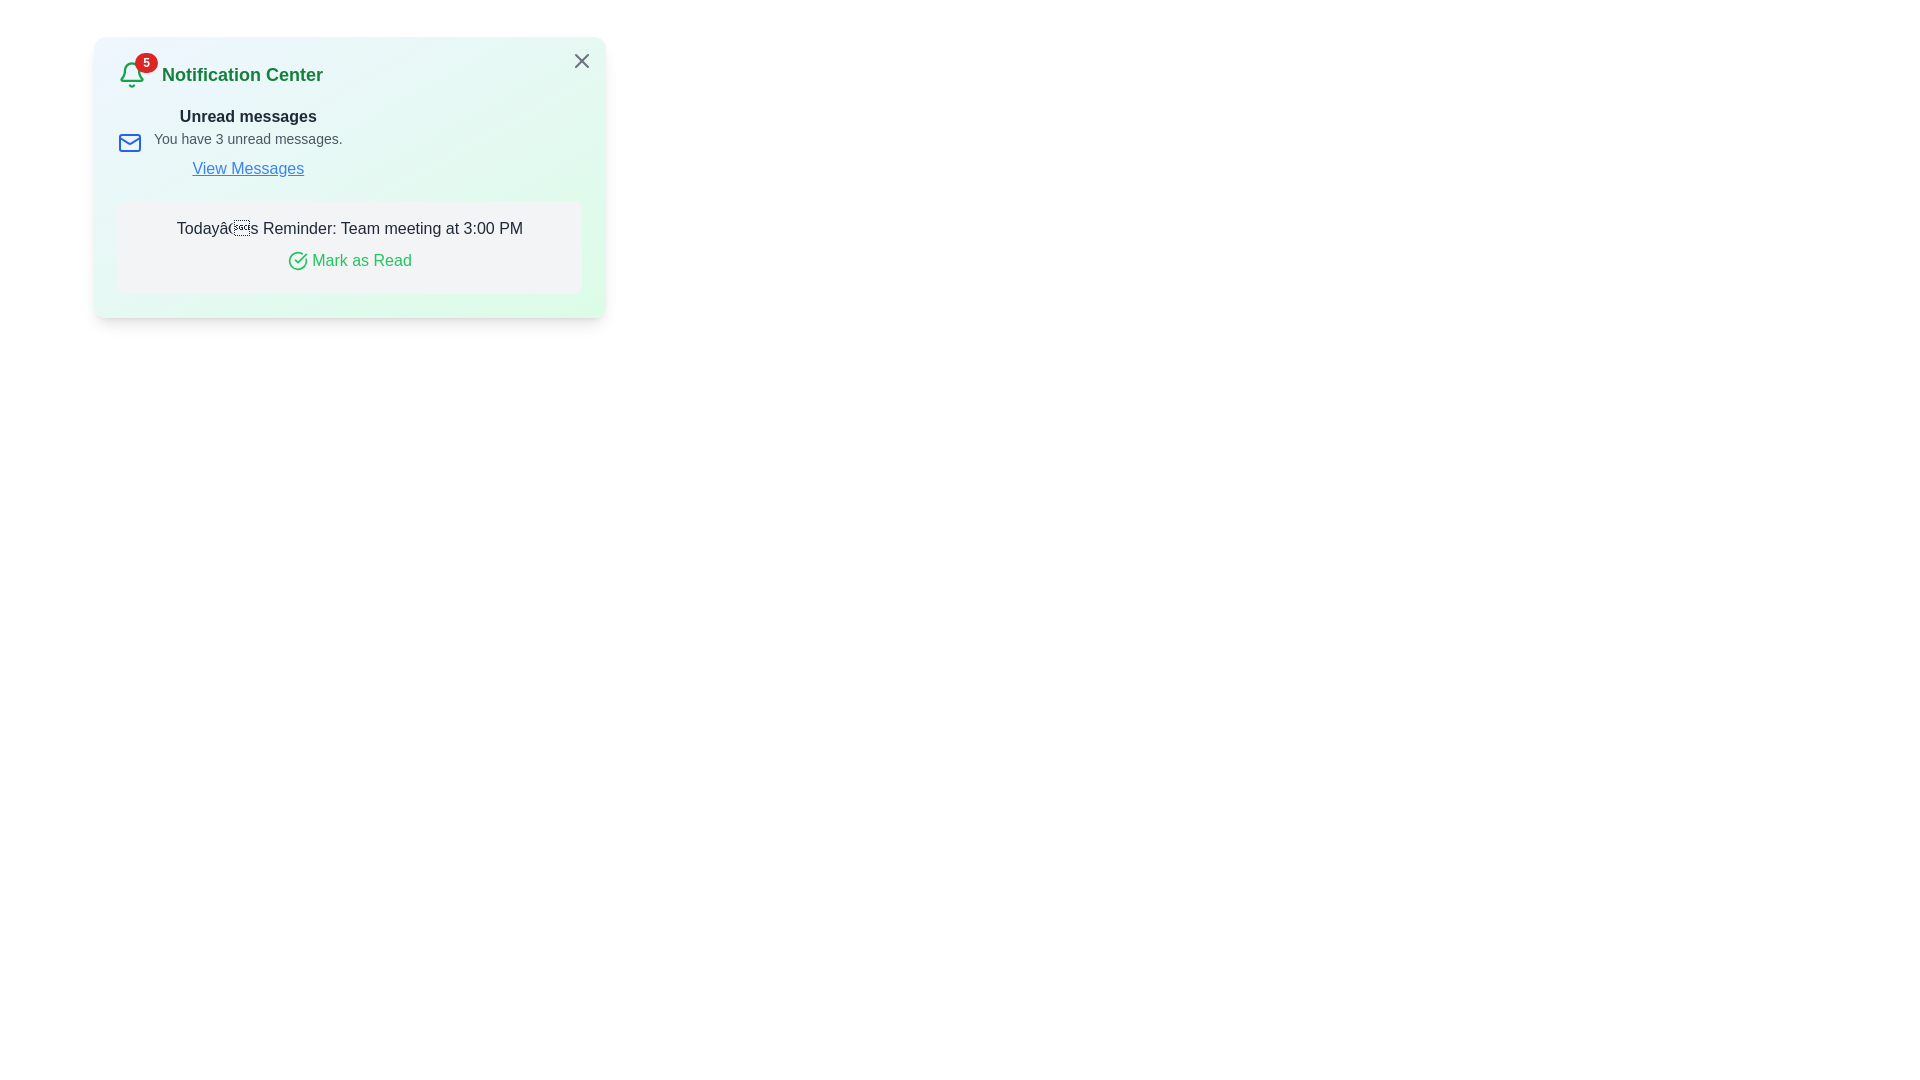 Image resolution: width=1920 pixels, height=1080 pixels. Describe the element at coordinates (128, 141) in the screenshot. I see `the envelope icon representing the mail or messaging feature located on the left side of the 'Unread messages' section within the notification card` at that location.